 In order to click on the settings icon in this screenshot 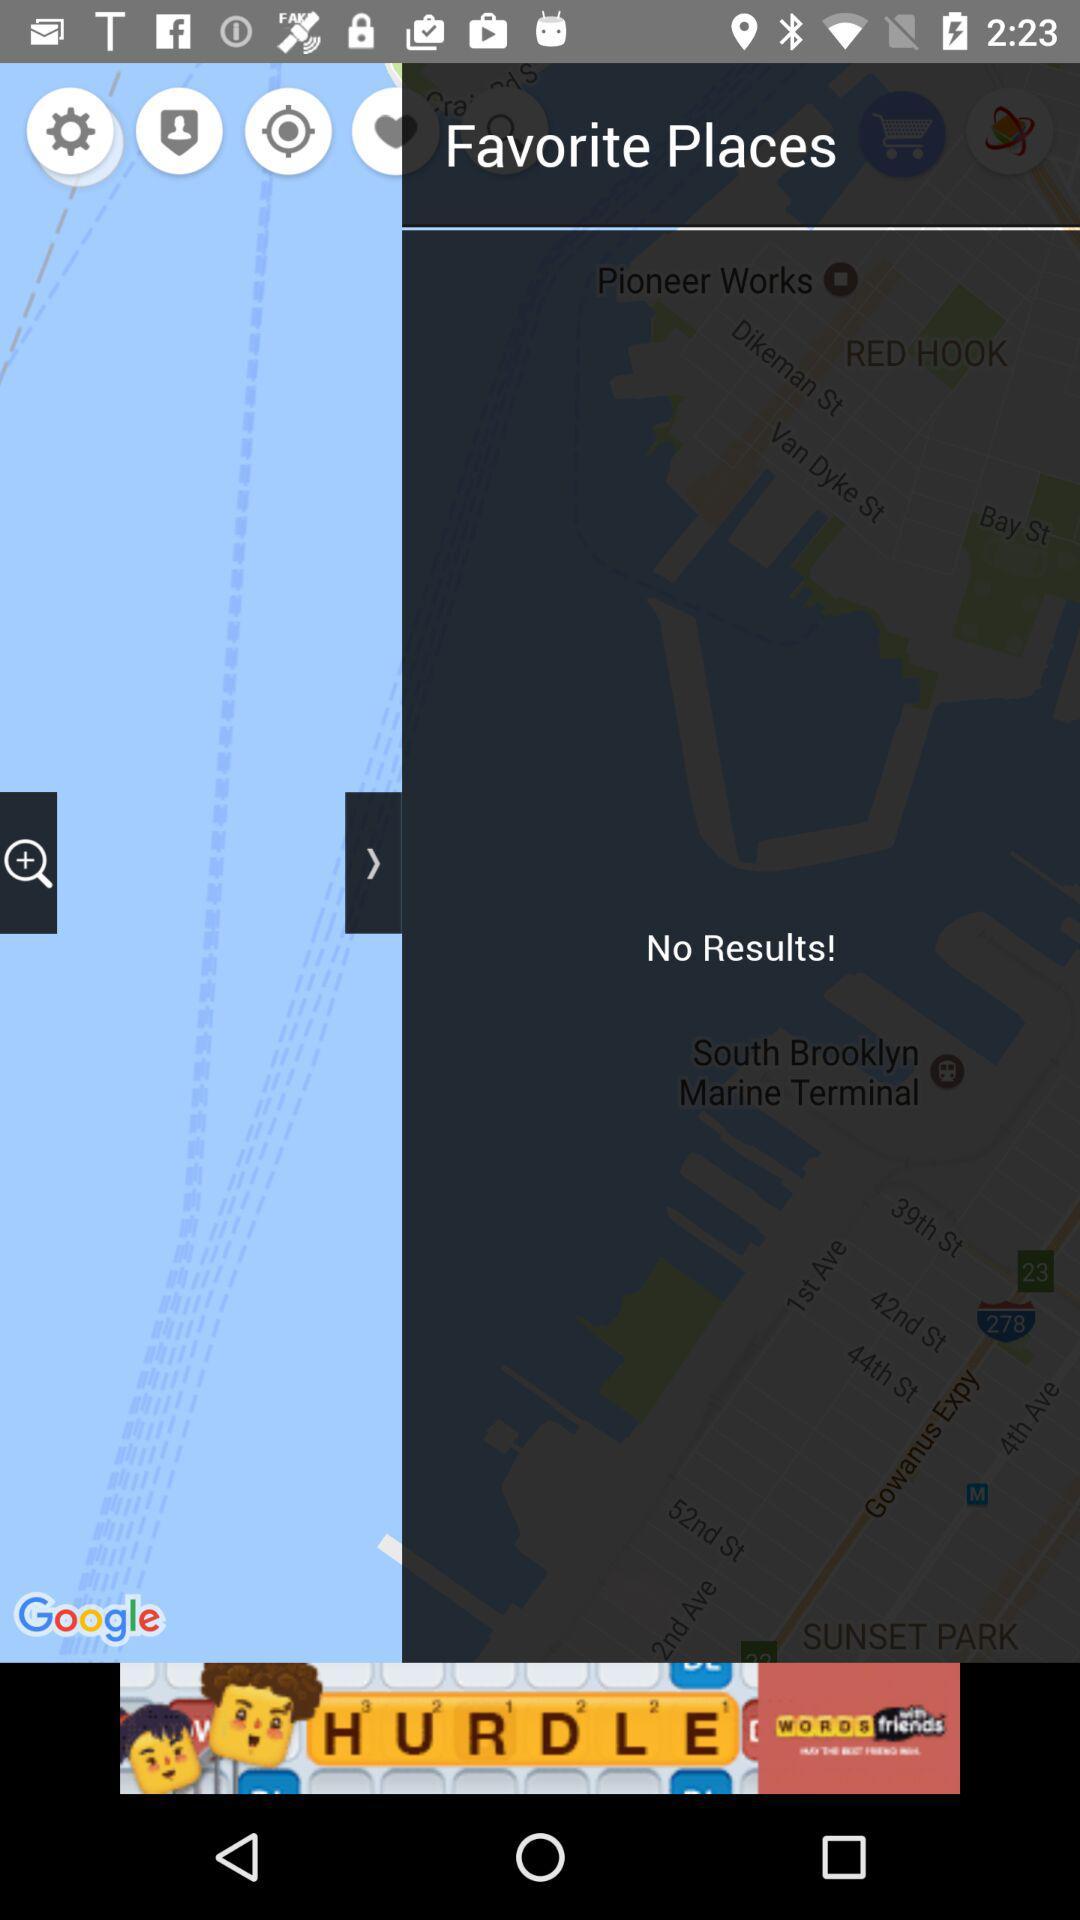, I will do `click(77, 140)`.